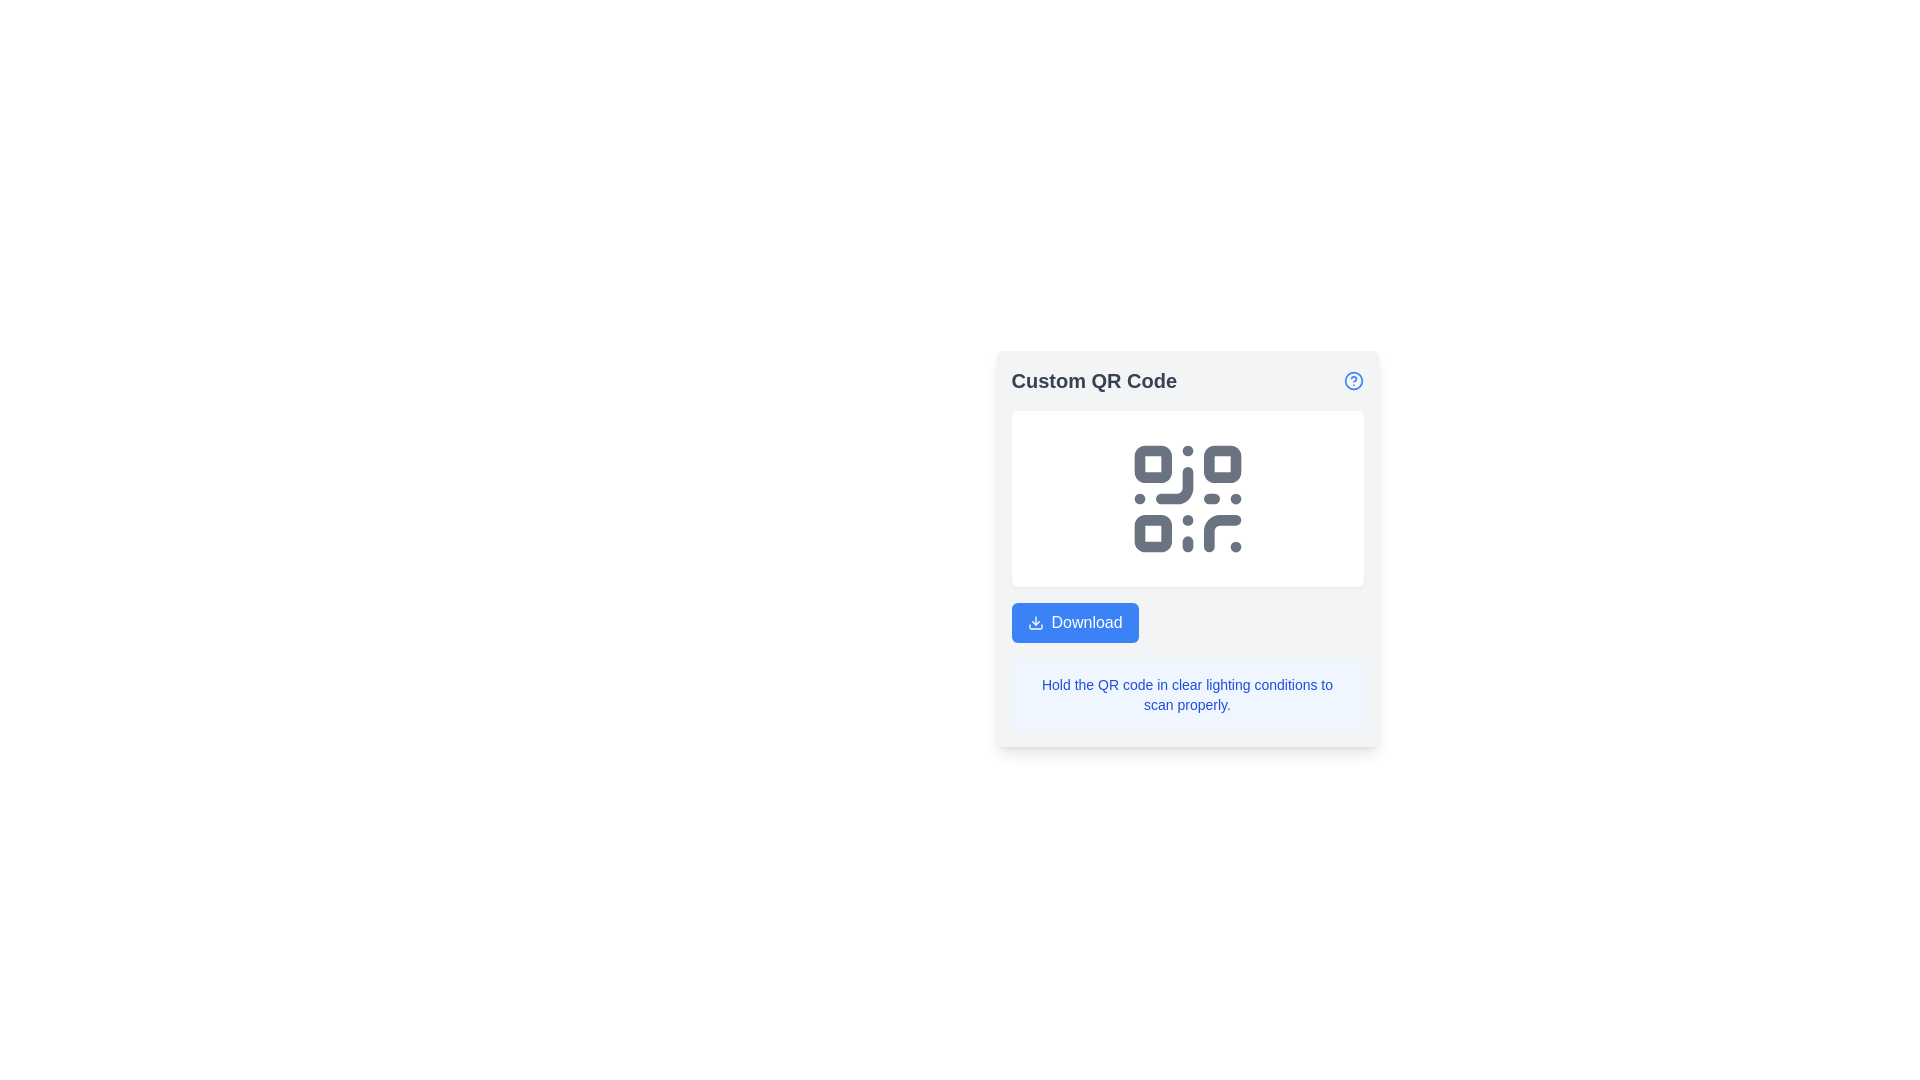  I want to click on the circular blue icon with a question mark symbol located in the top-right corner of the 'Custom QR Code' section, so click(1353, 381).